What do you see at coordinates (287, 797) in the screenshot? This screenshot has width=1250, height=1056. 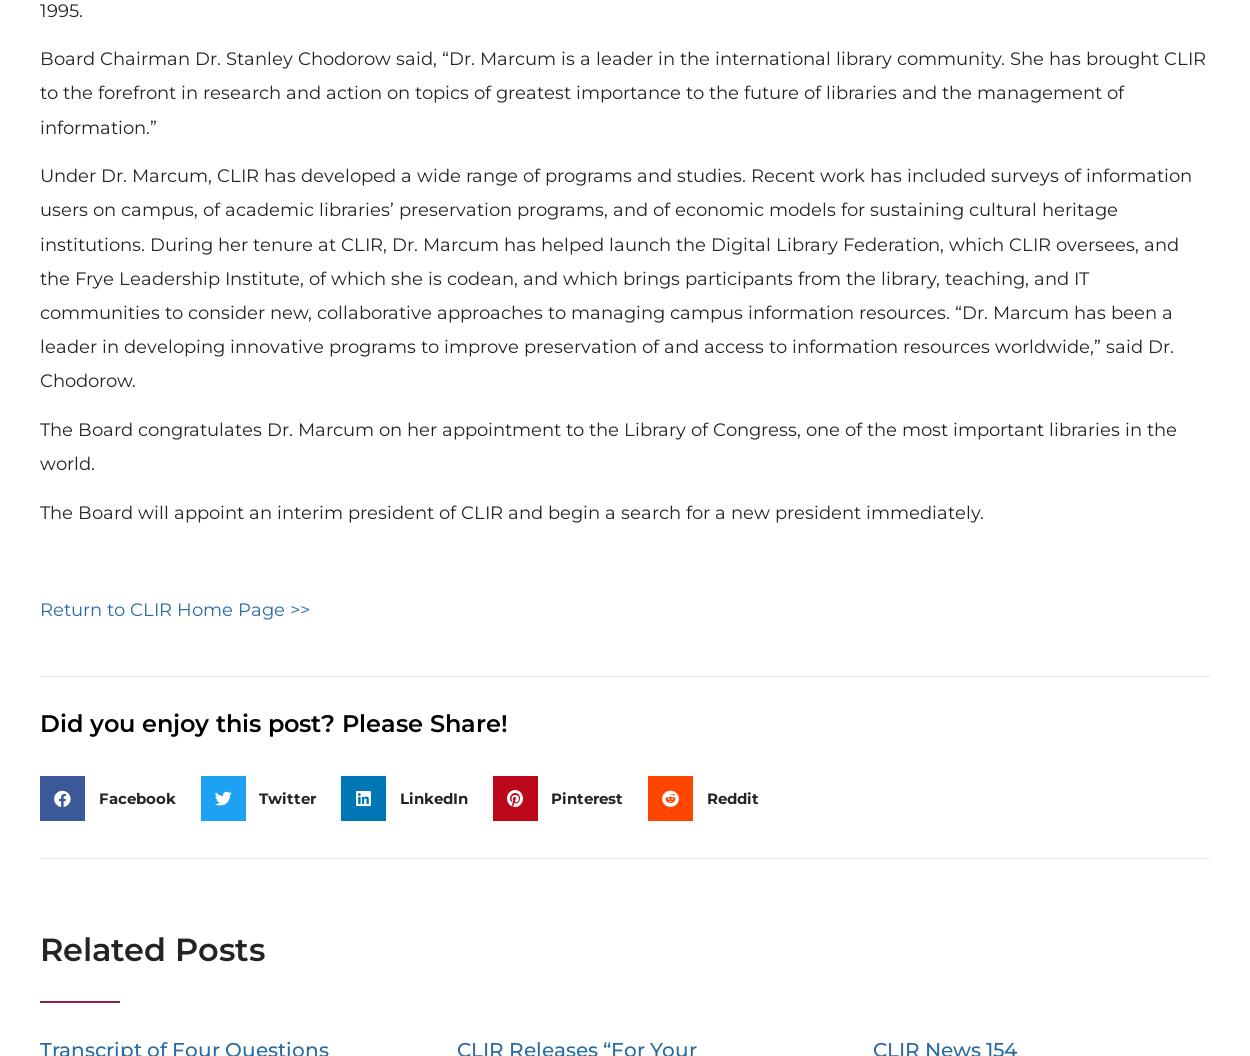 I see `'Twitter'` at bounding box center [287, 797].